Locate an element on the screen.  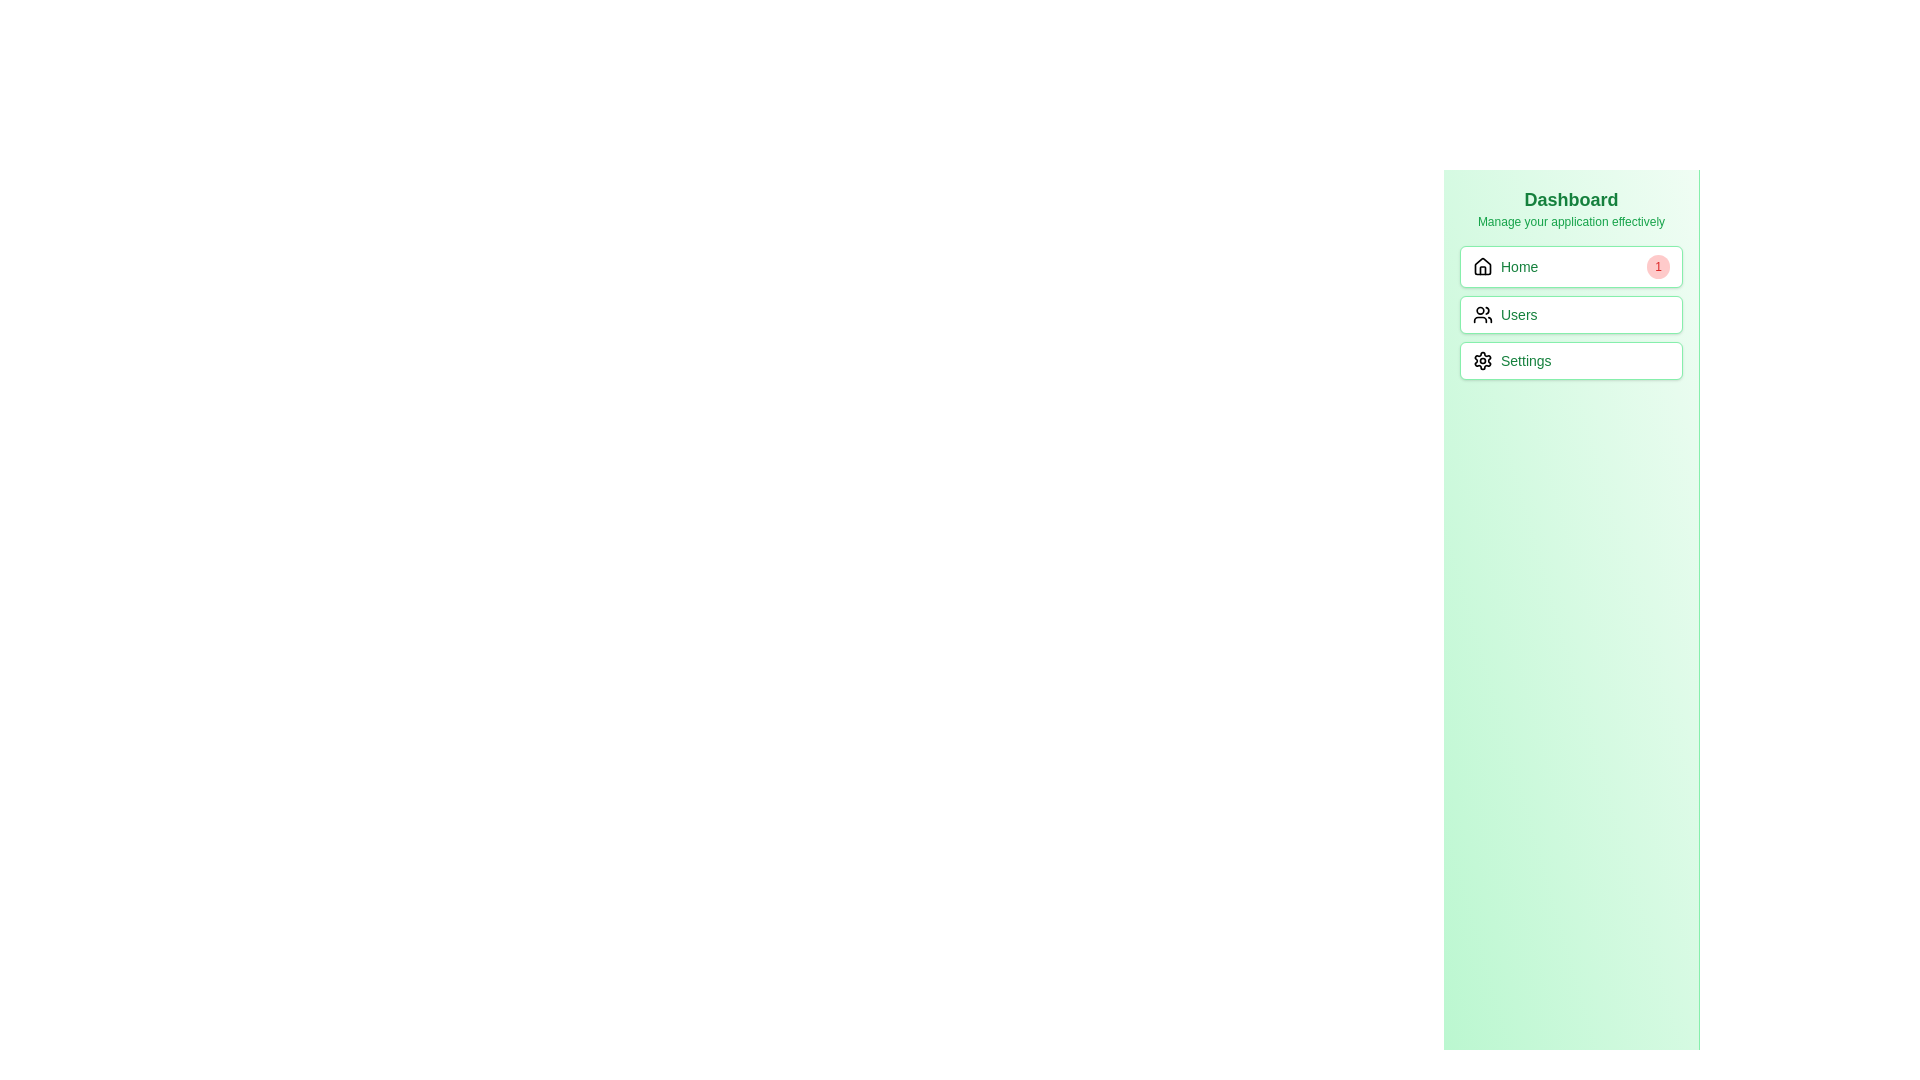
the Text Label that serves as a section title or label, providing context for the content below it is located at coordinates (1570, 200).